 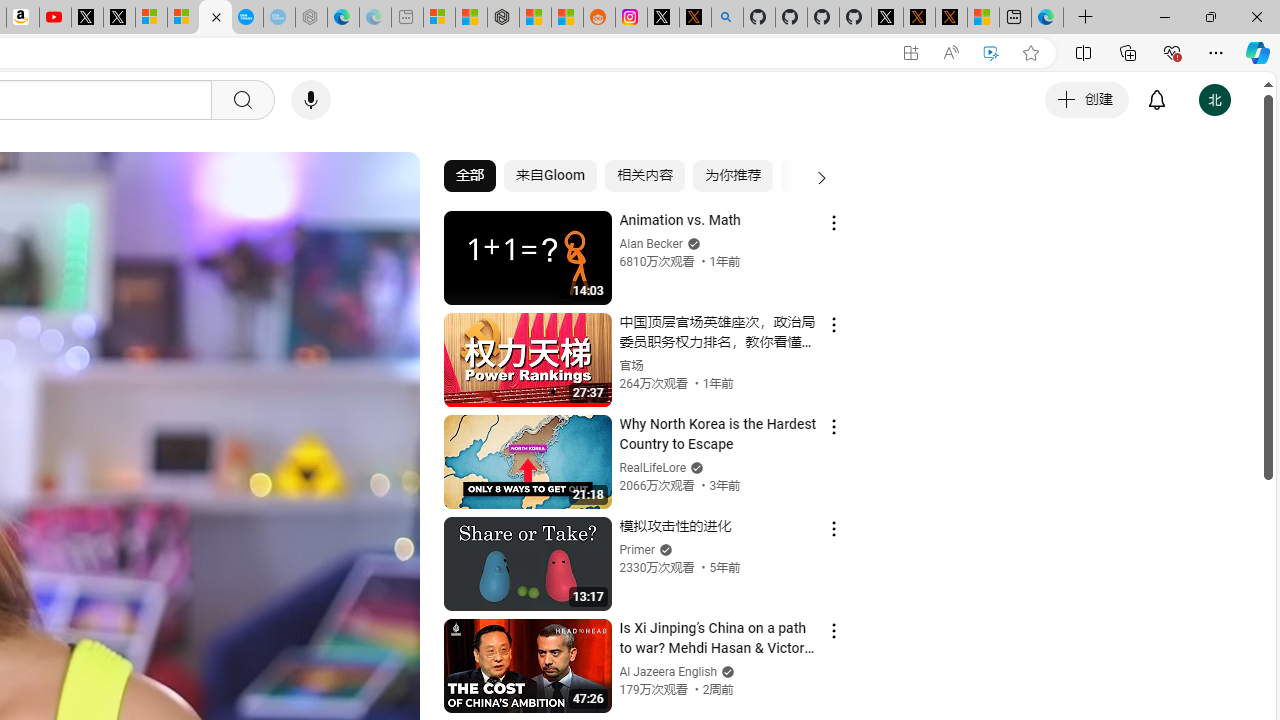 I want to click on 'Day 1: Arriving in Yemen (surreal to be here) - YouTube', so click(x=55, y=17).